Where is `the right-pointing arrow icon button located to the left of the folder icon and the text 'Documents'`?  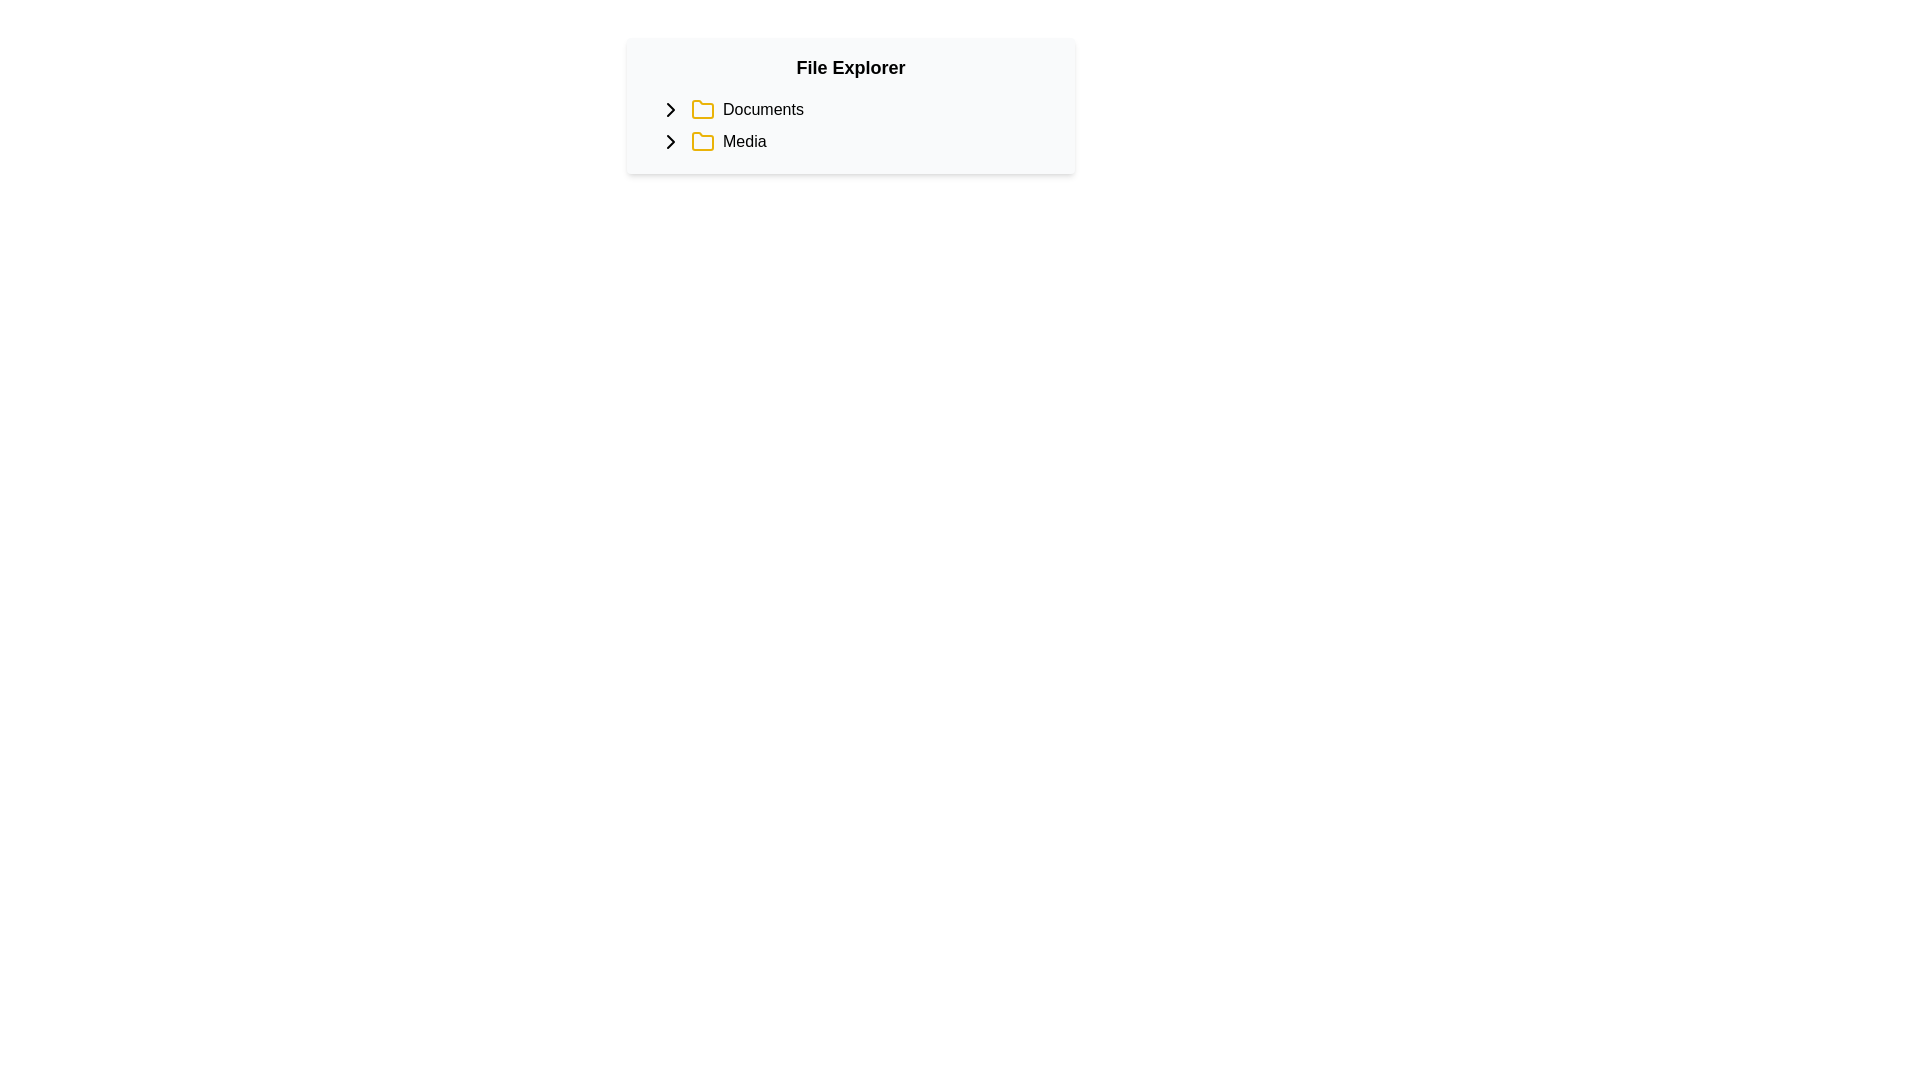 the right-pointing arrow icon button located to the left of the folder icon and the text 'Documents' is located at coordinates (671, 110).